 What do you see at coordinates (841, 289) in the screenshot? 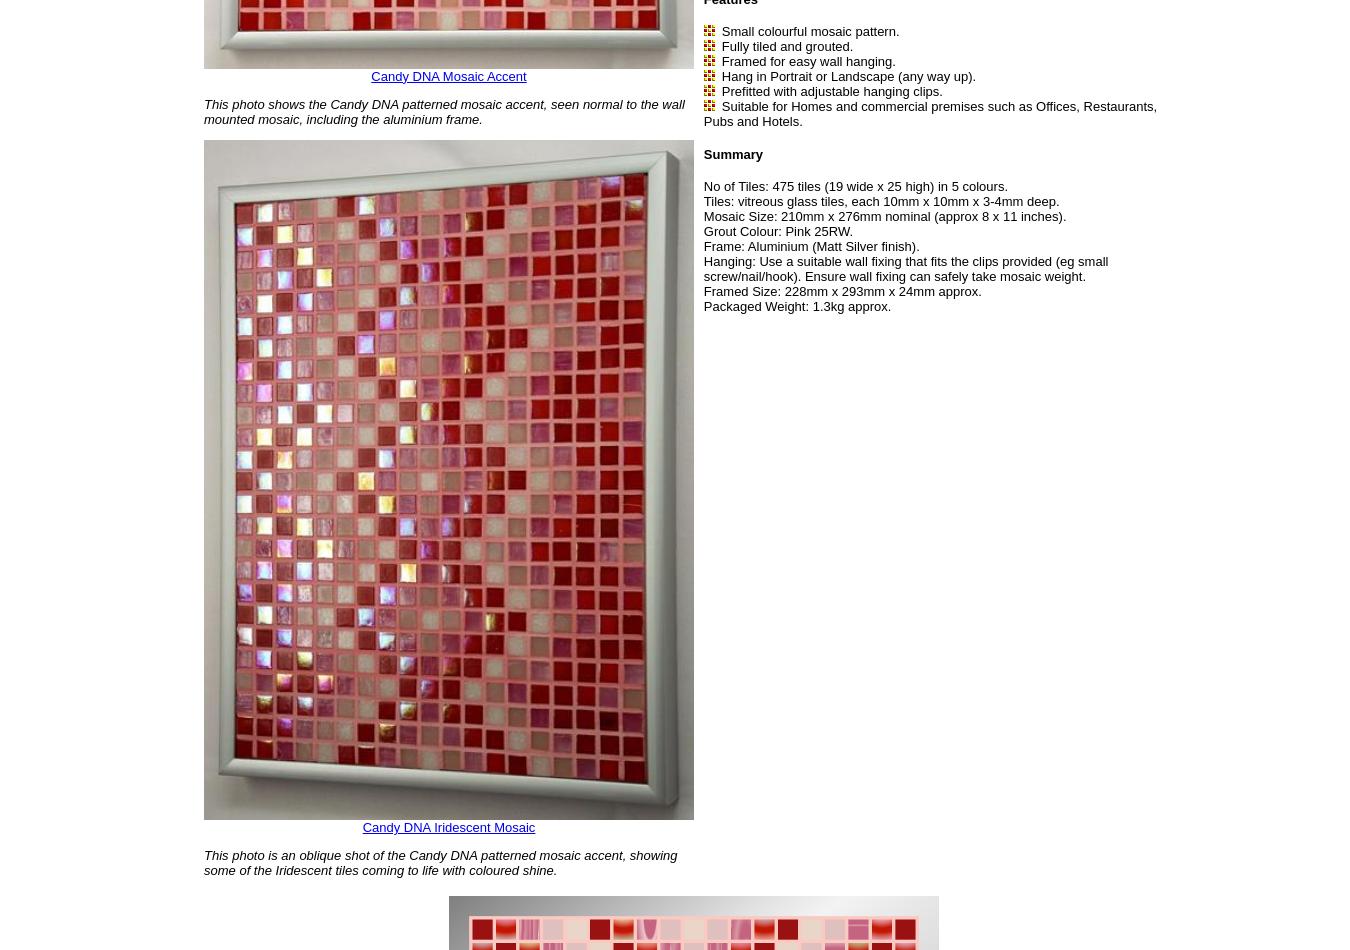
I see `'Framed Size: 228mm x 293mm x 24mm approx.'` at bounding box center [841, 289].